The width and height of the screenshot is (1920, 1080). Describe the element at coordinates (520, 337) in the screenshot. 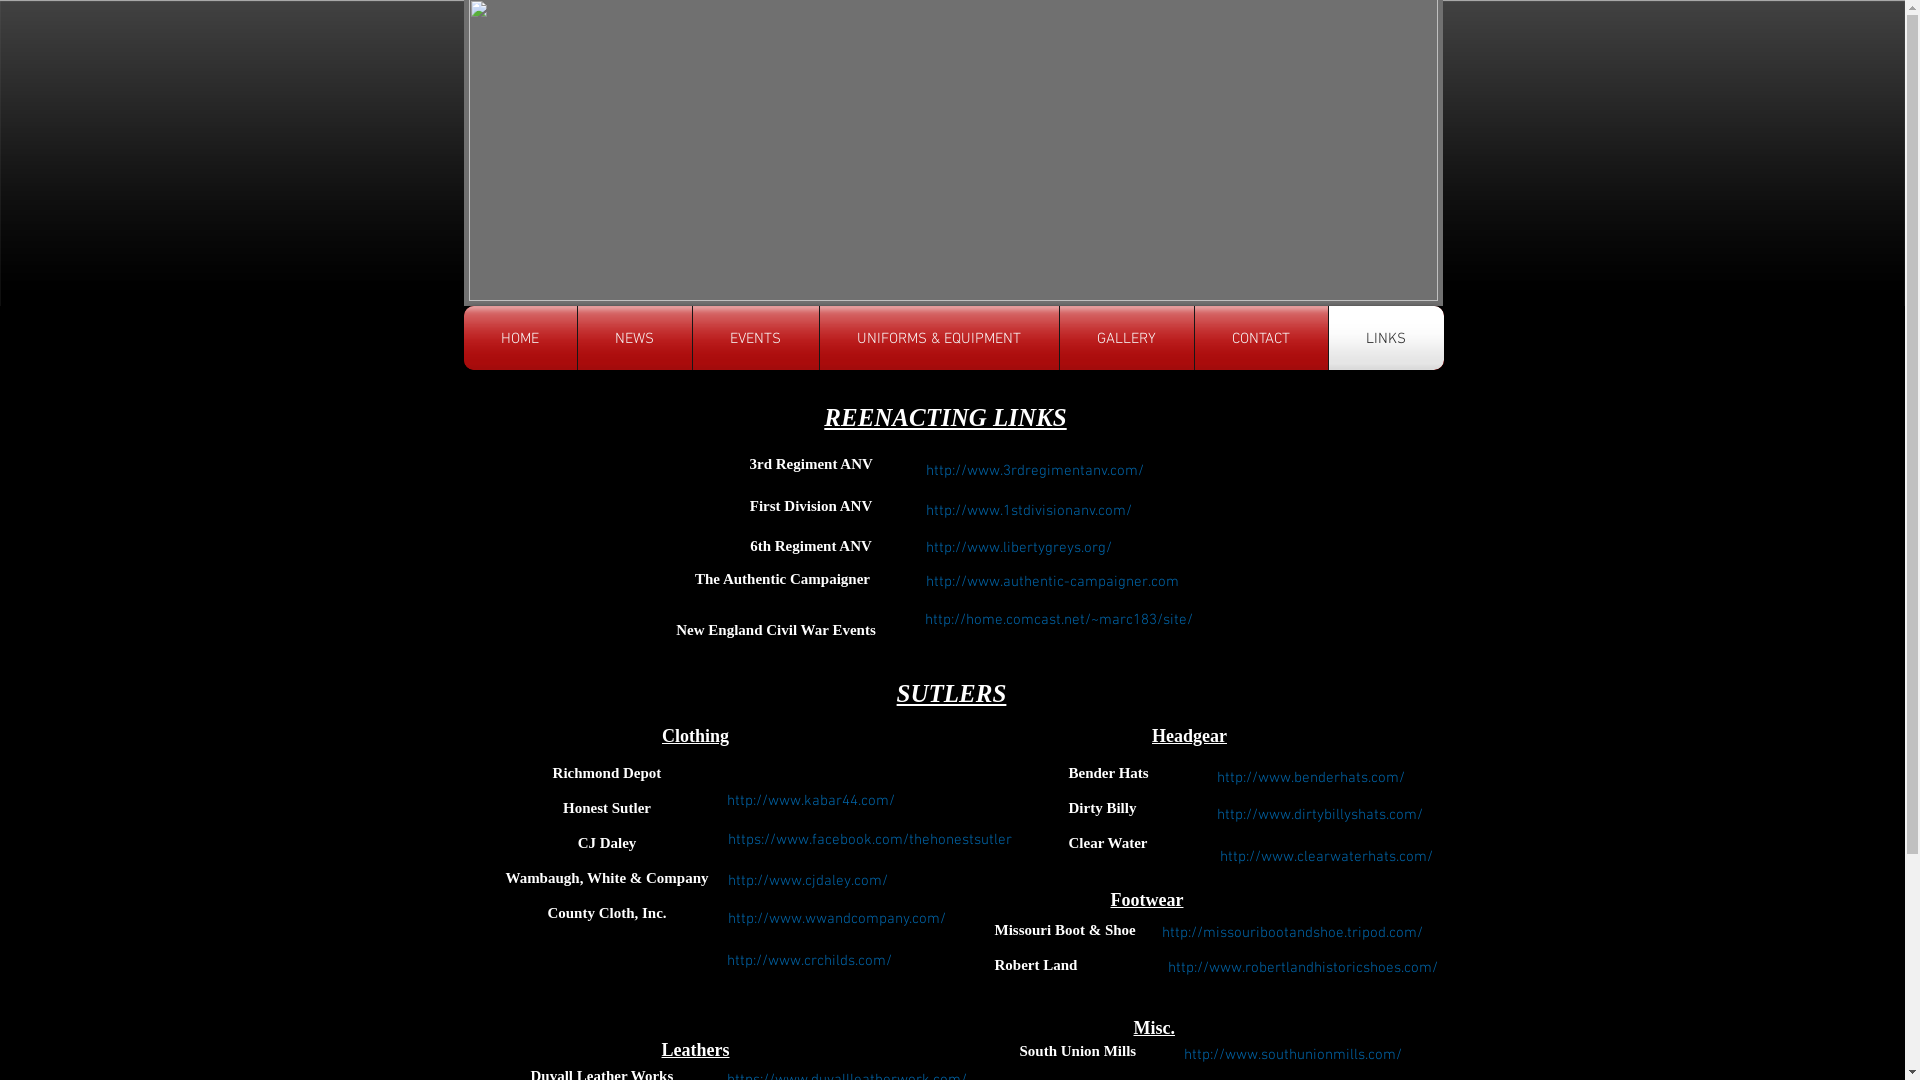

I see `'HOME'` at that location.